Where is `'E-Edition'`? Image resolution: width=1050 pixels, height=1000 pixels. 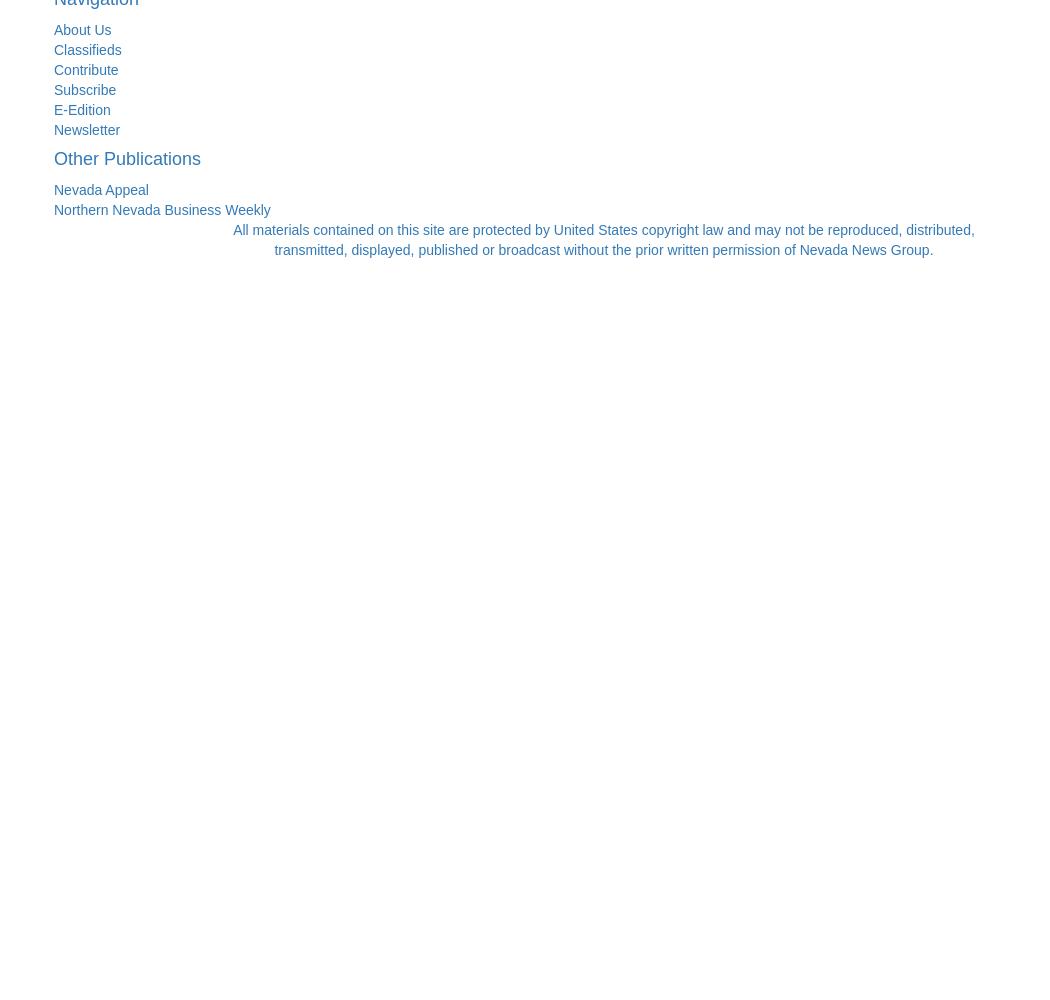 'E-Edition' is located at coordinates (82, 108).